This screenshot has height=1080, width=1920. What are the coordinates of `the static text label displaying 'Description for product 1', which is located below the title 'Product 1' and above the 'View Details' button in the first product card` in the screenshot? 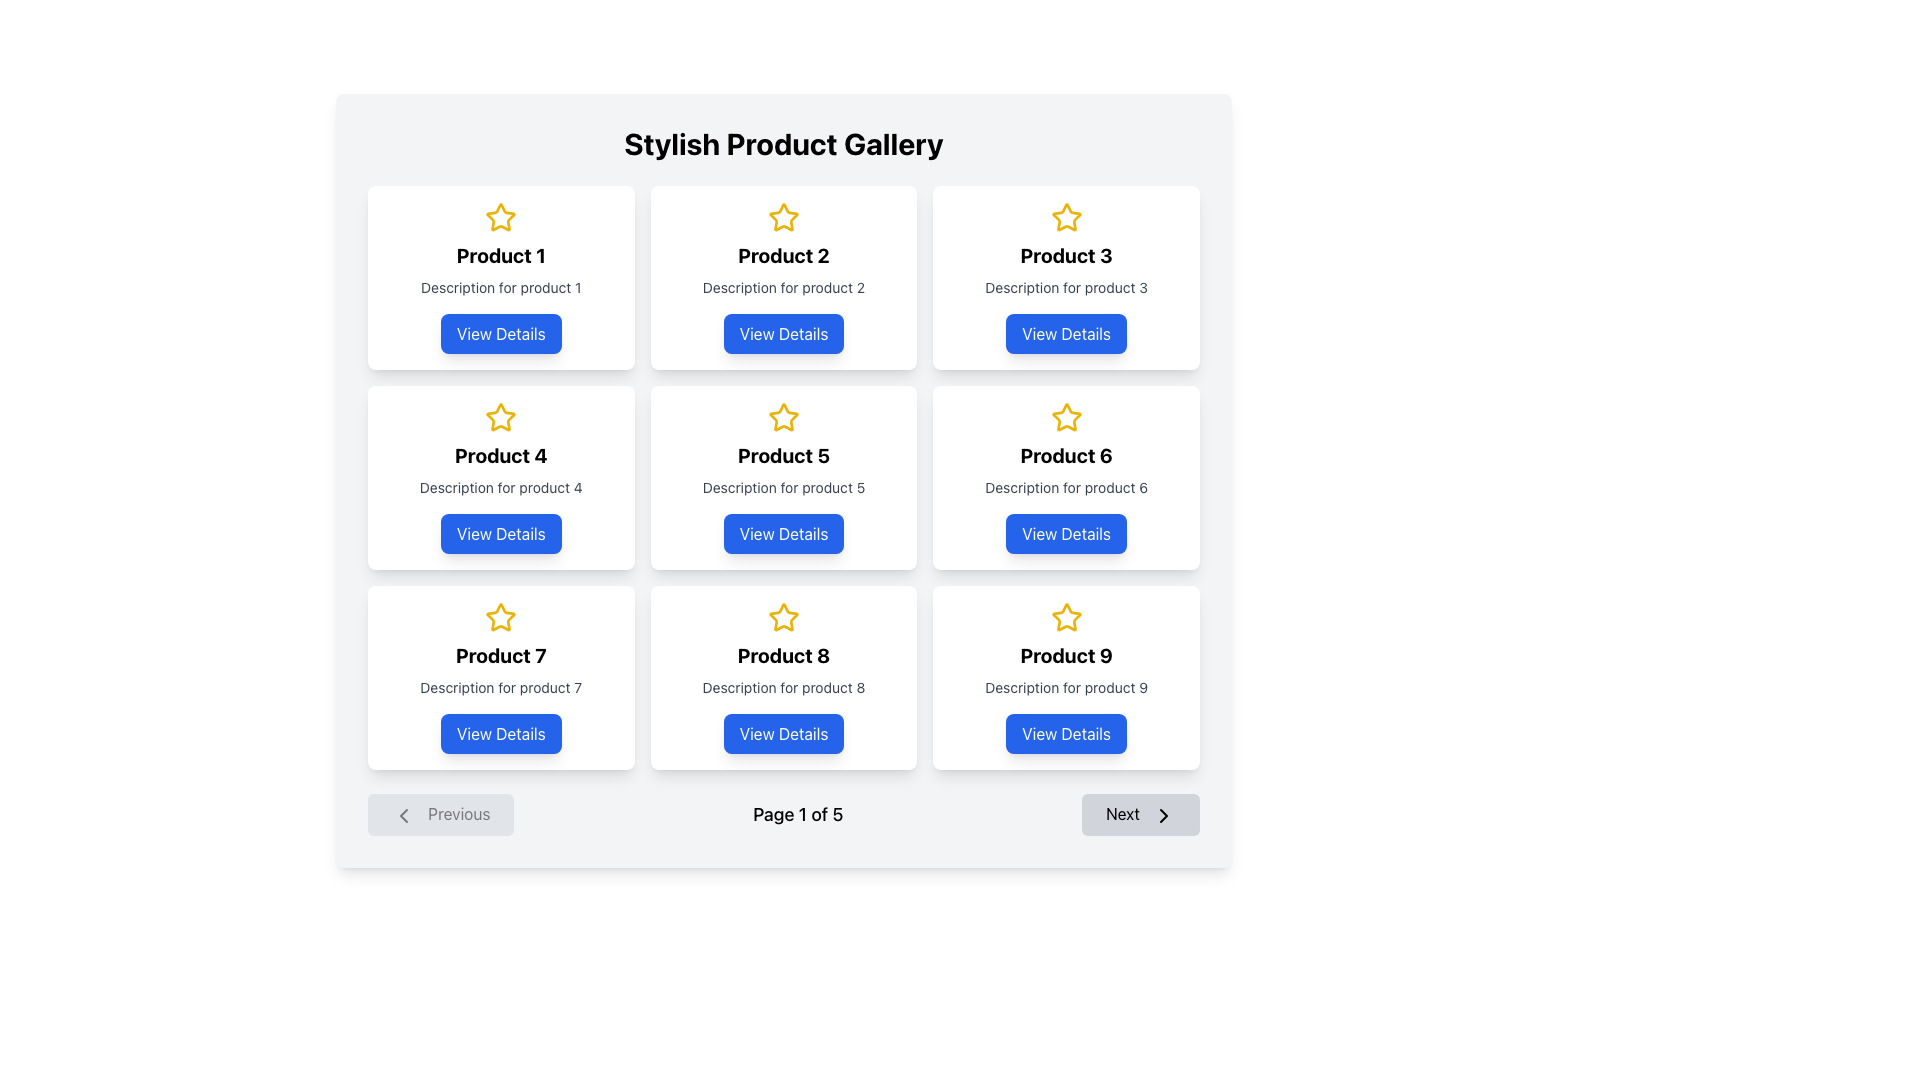 It's located at (501, 288).